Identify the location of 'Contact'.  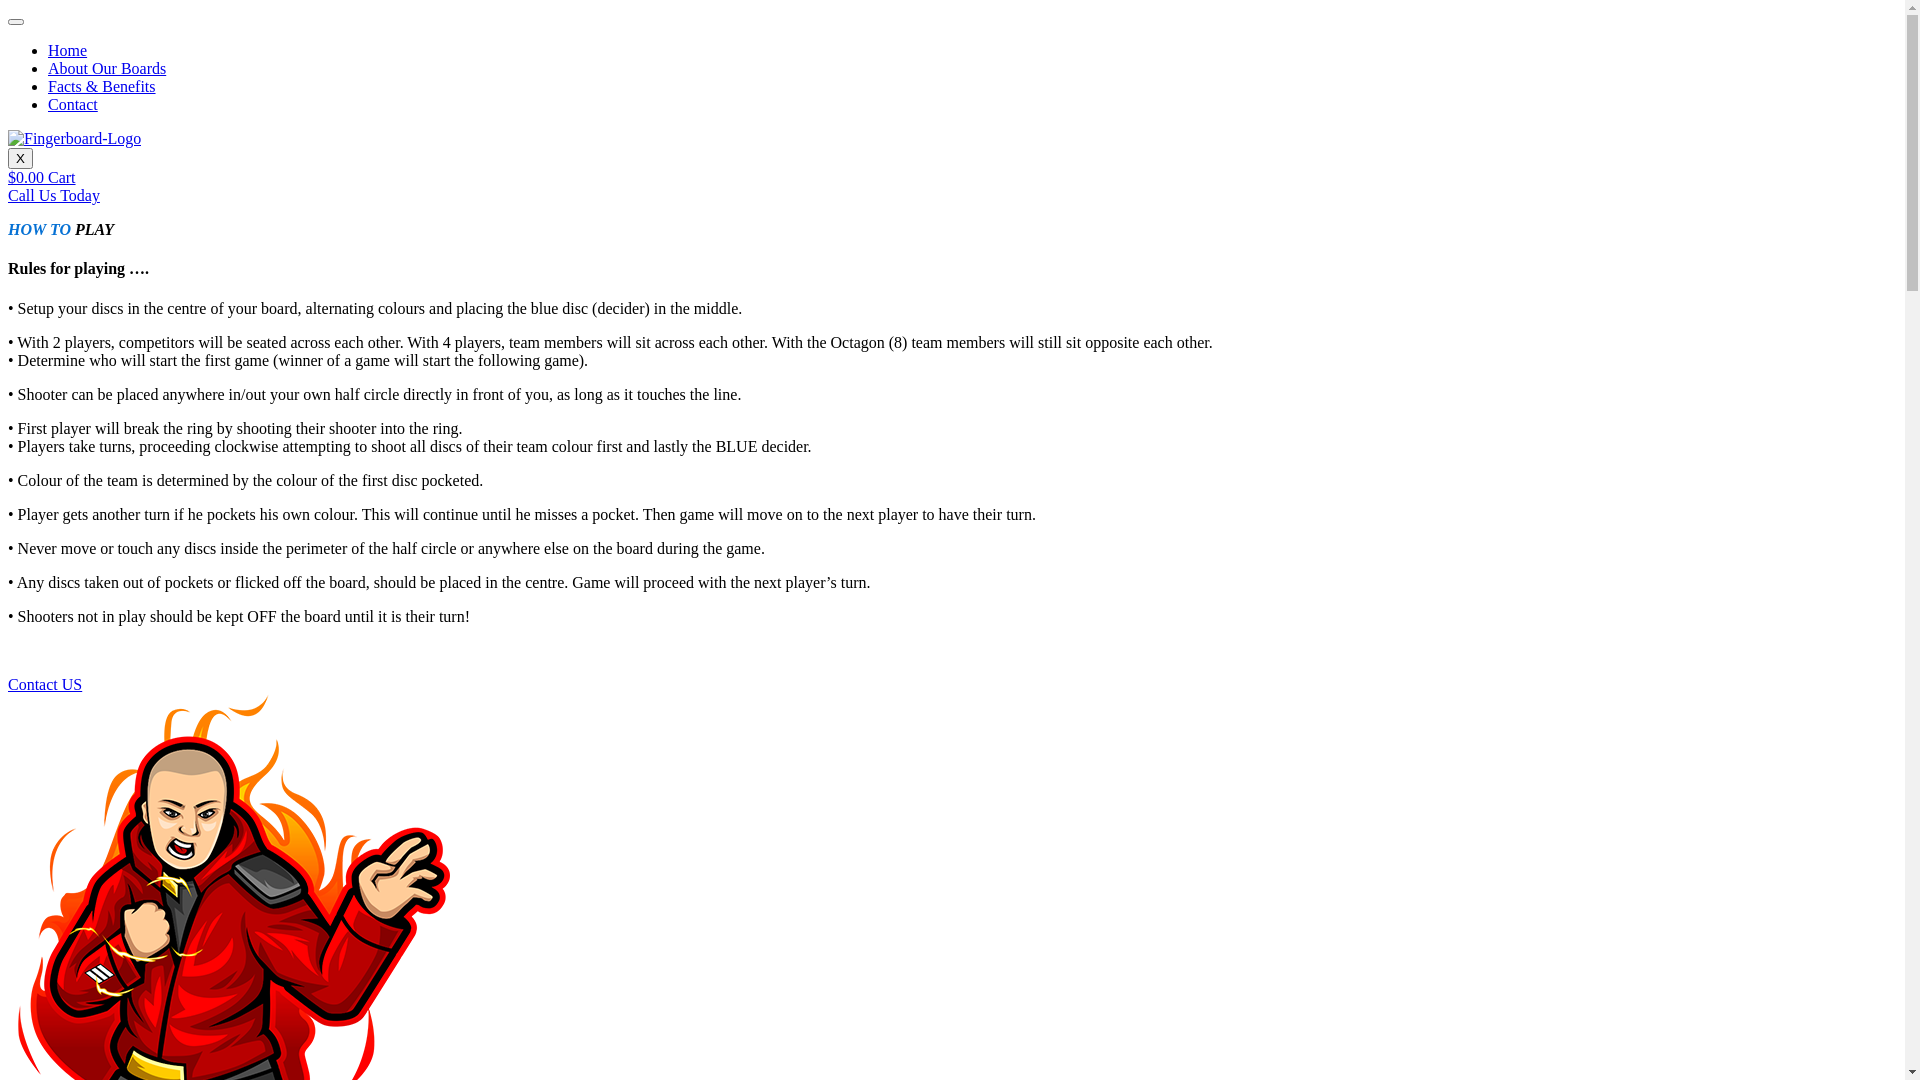
(72, 104).